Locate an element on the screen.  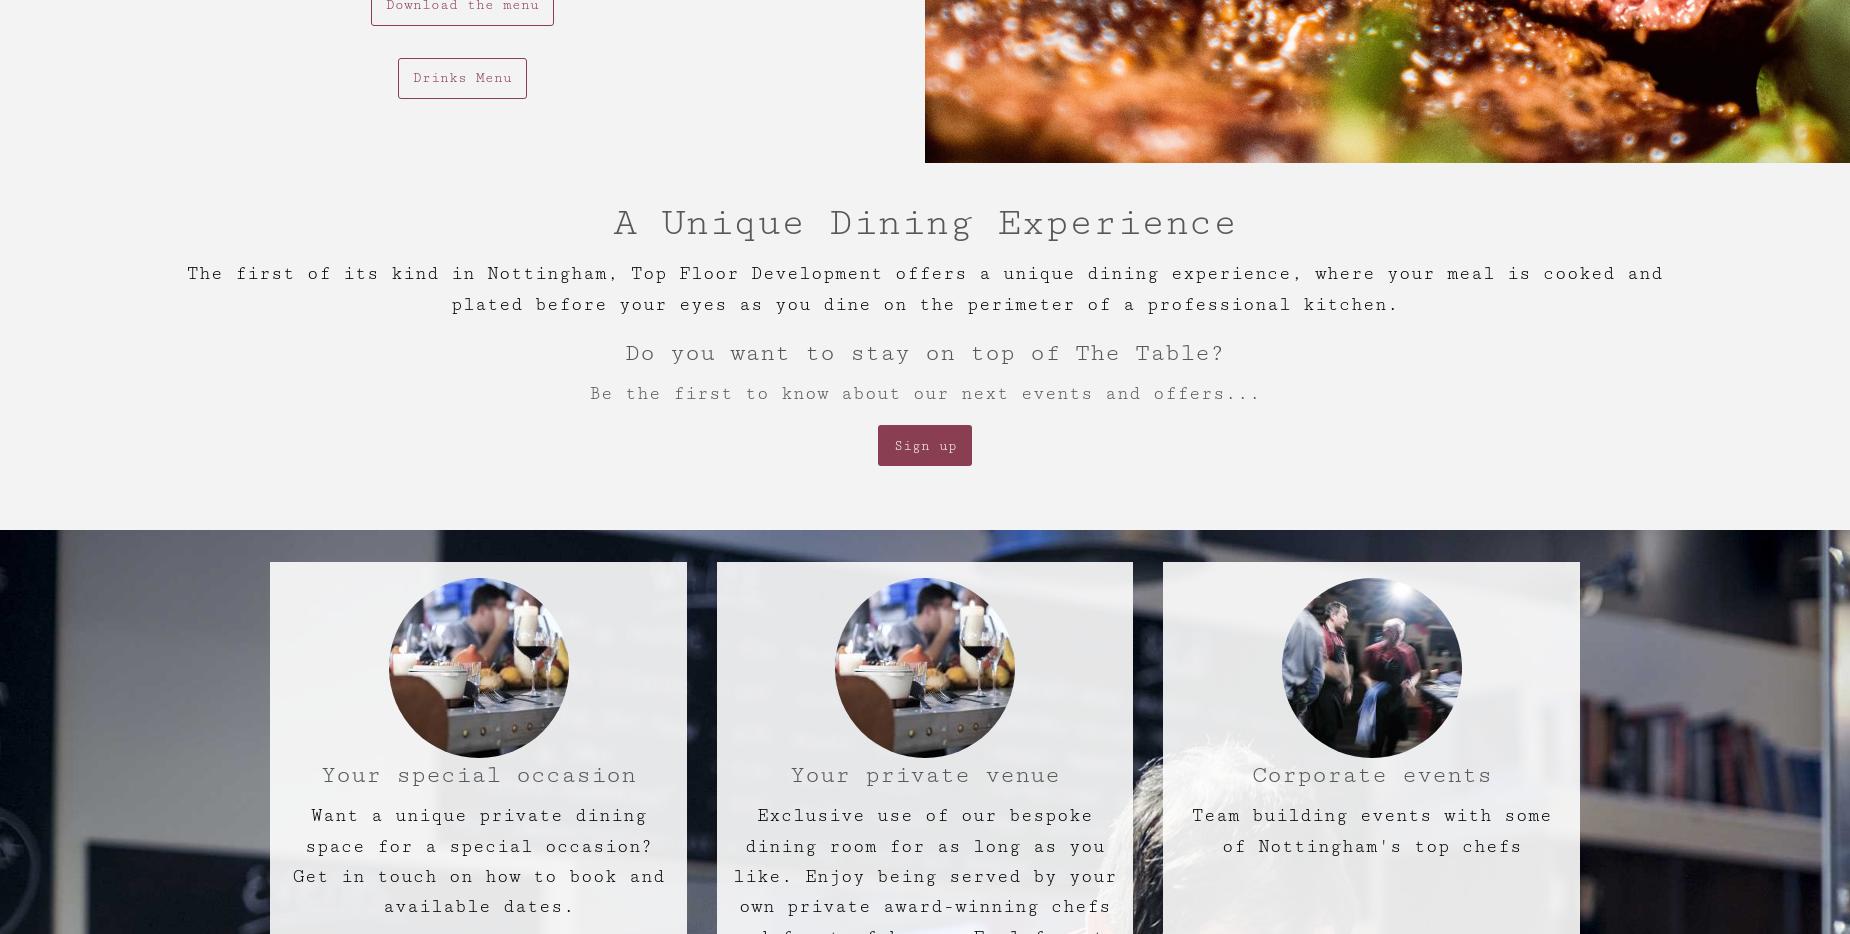
'Do you want to stay on top of The Table?' is located at coordinates (925, 352).